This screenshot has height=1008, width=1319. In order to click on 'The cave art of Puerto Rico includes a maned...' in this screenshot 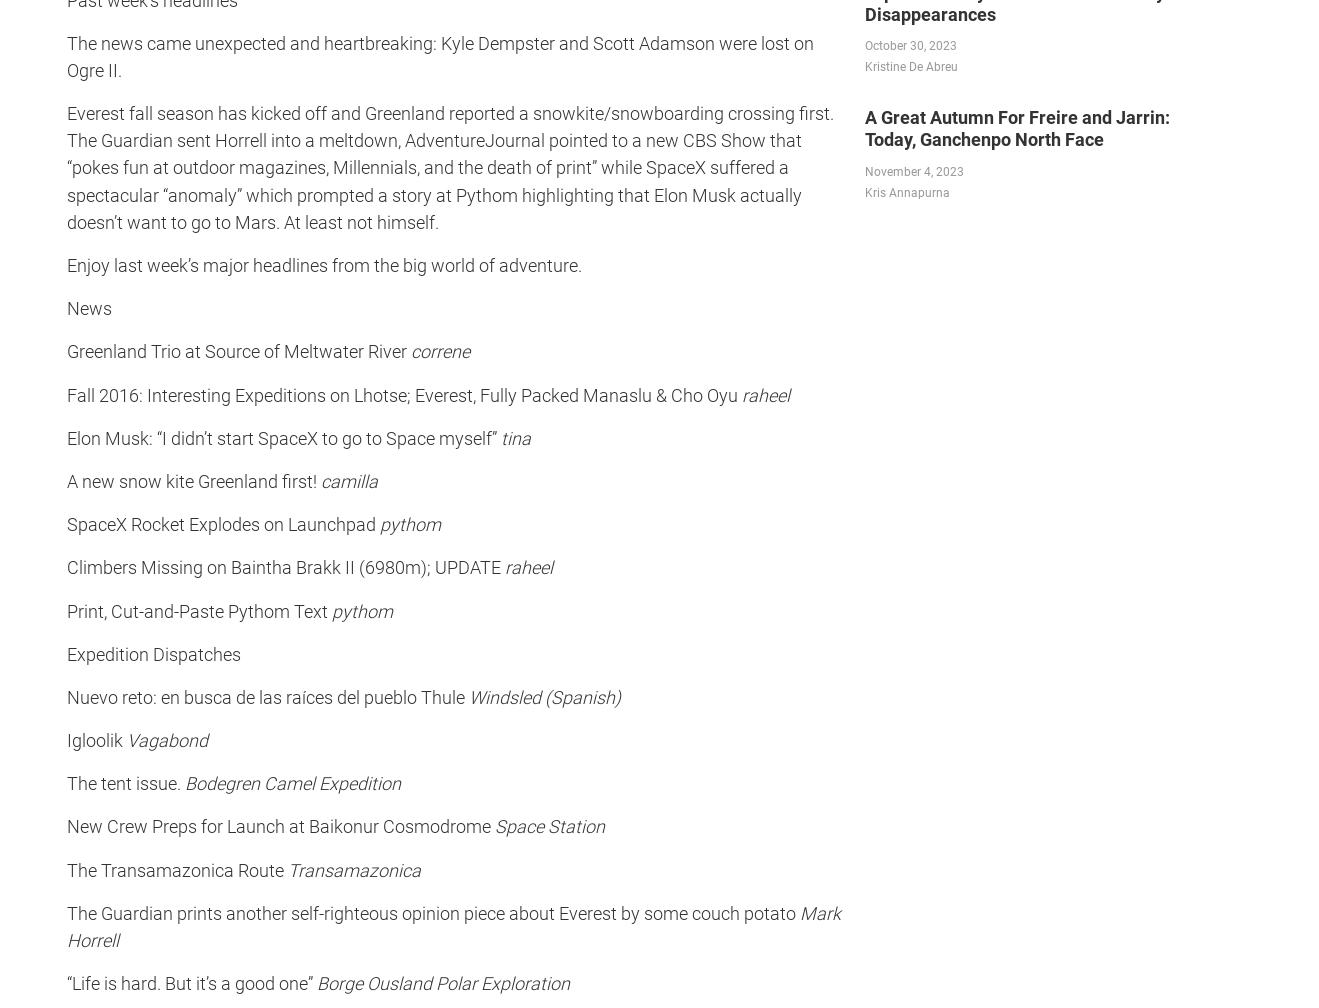, I will do `click(340, 687)`.